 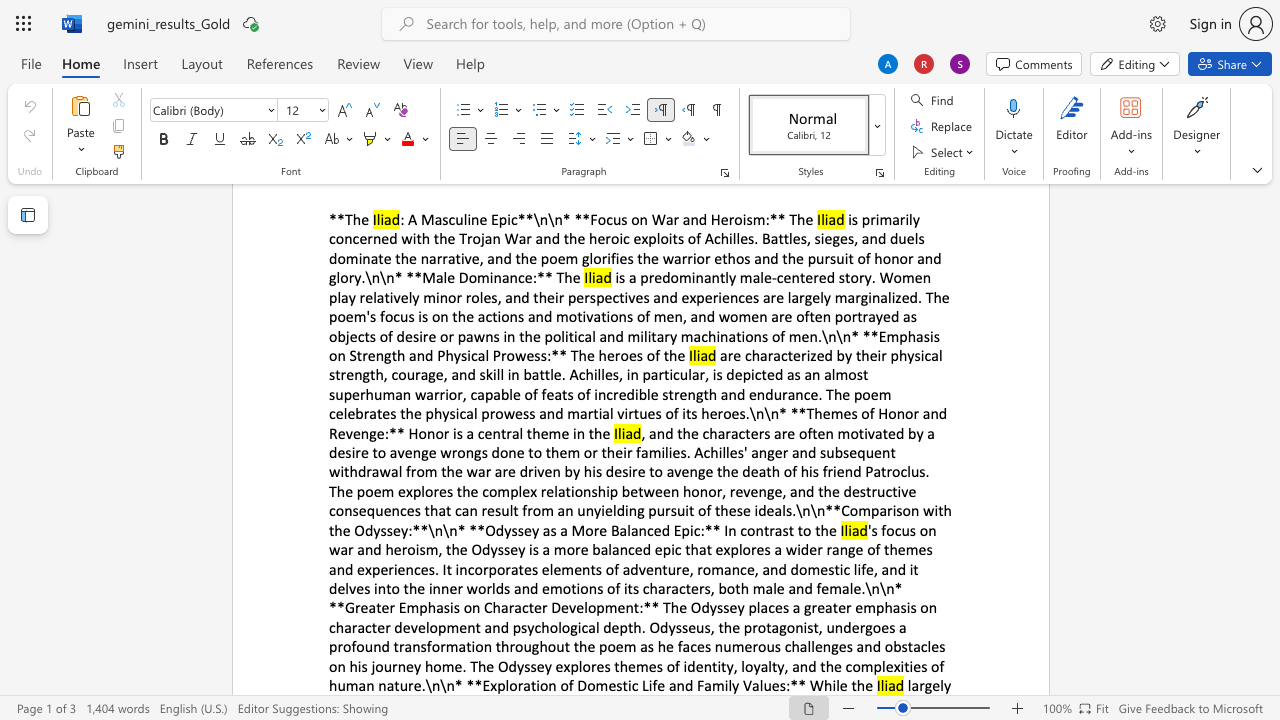 I want to click on the 9th character "n" in the text, so click(x=658, y=569).